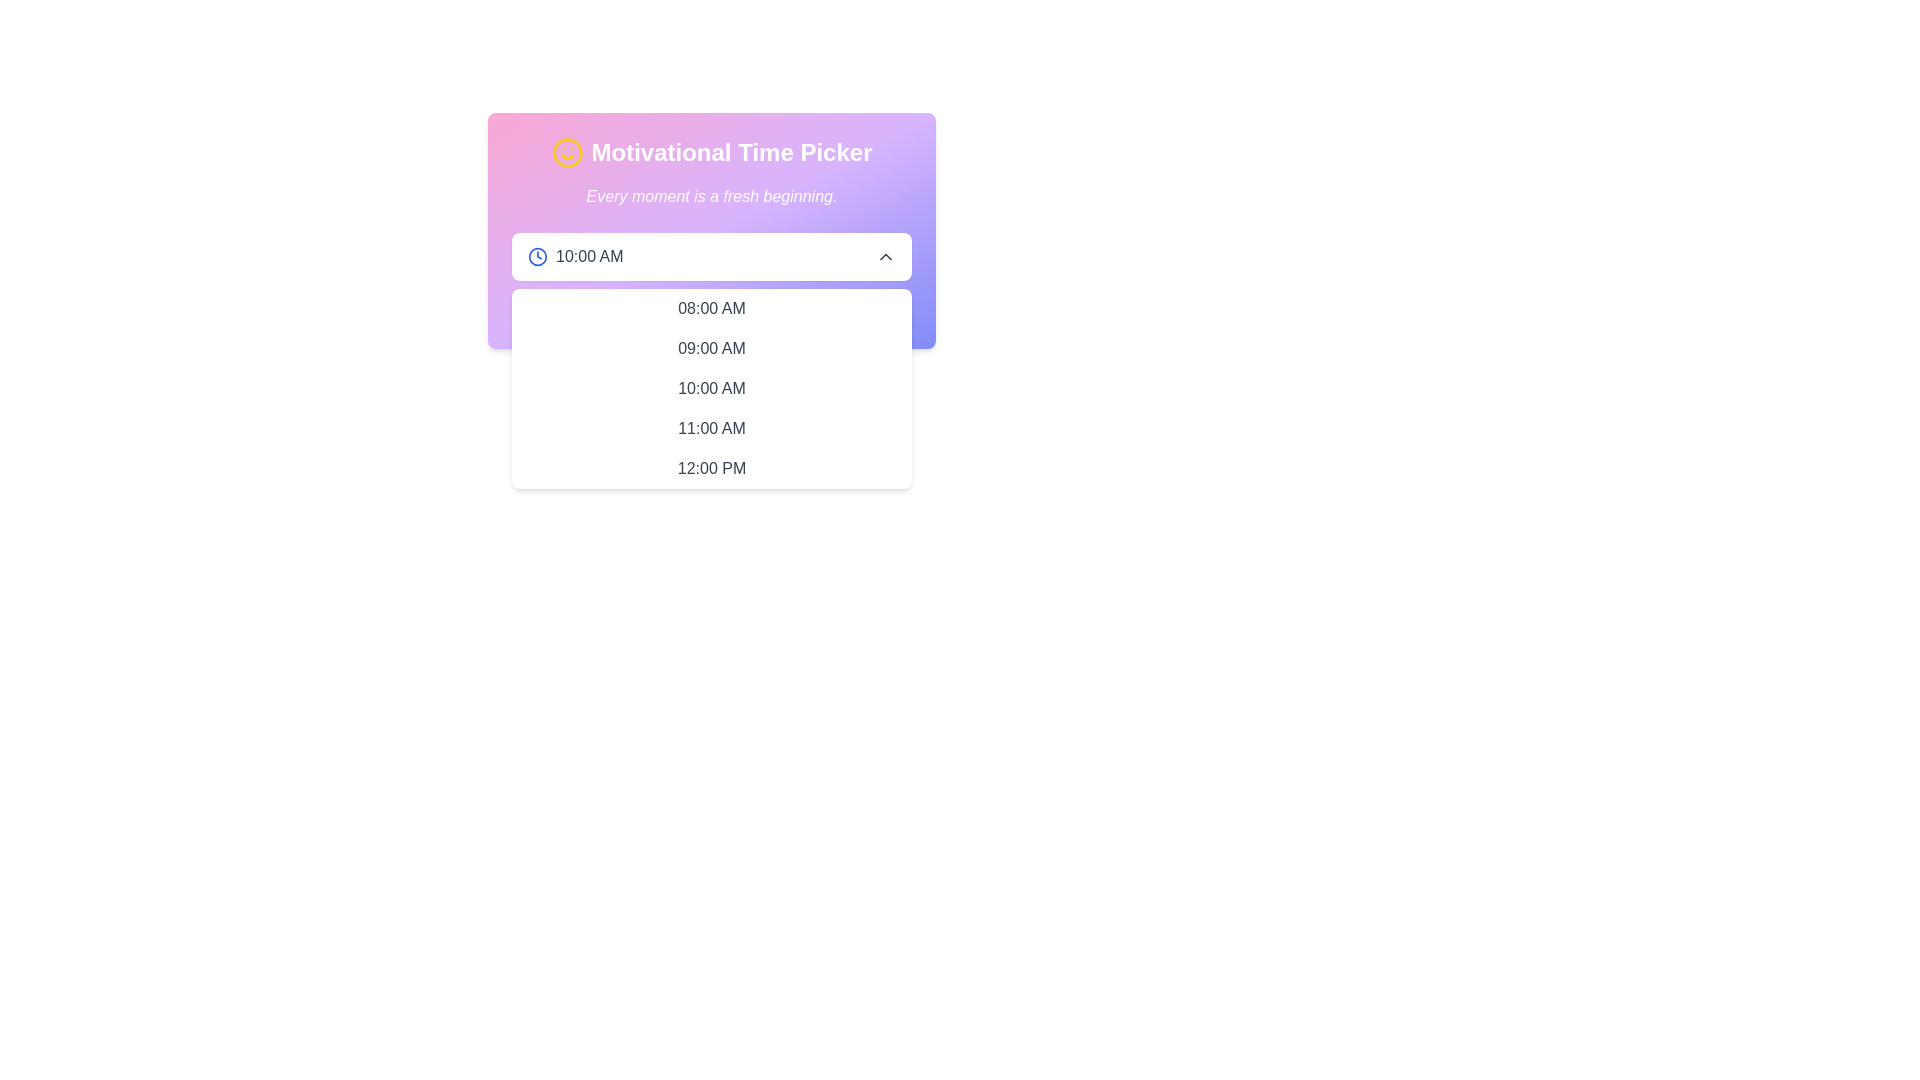 The height and width of the screenshot is (1080, 1920). Describe the element at coordinates (566, 152) in the screenshot. I see `the smiley face icon in the header section labeled 'Motivational Time Picker', which is the first icon displayed left-aligned before the text content` at that location.